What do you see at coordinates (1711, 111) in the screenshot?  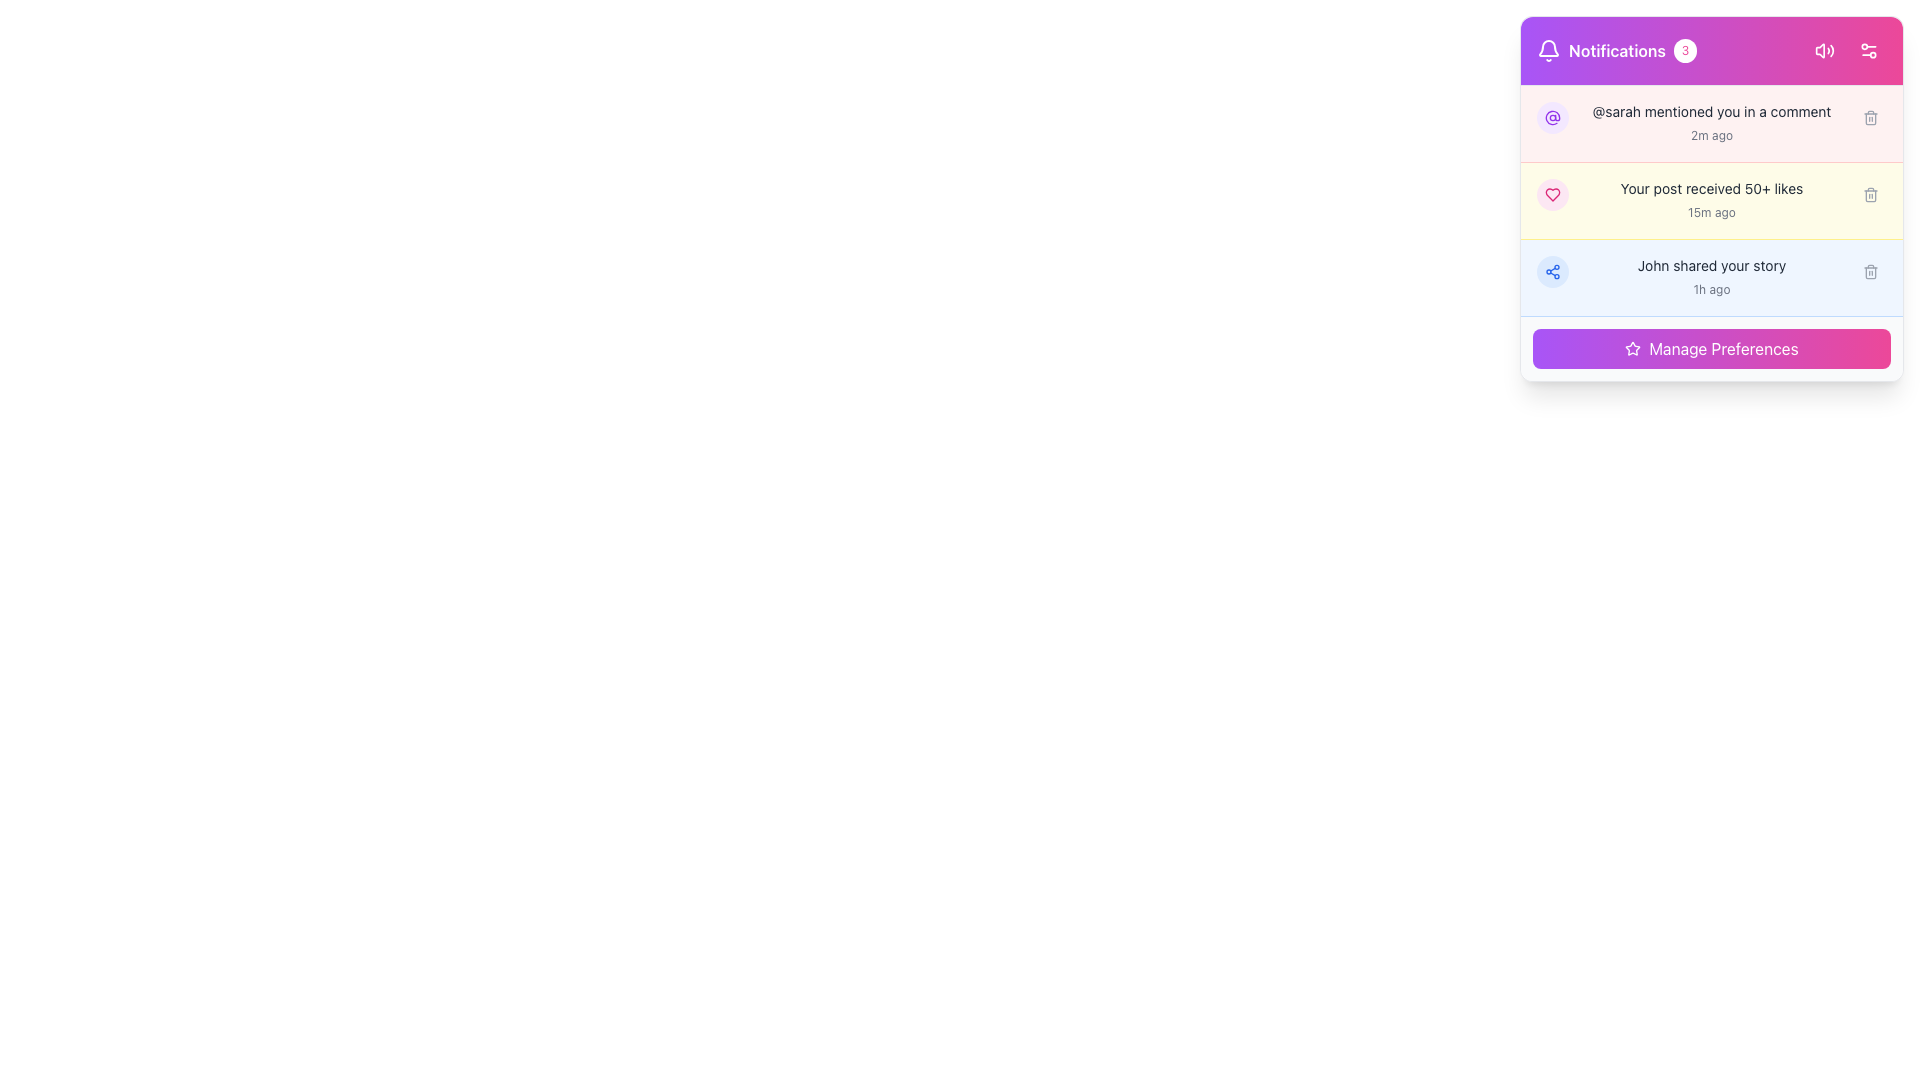 I see `the text label reading '@sarah mentioned you in a comment', which is located in the first notification entry under the 'Notifications' section` at bounding box center [1711, 111].